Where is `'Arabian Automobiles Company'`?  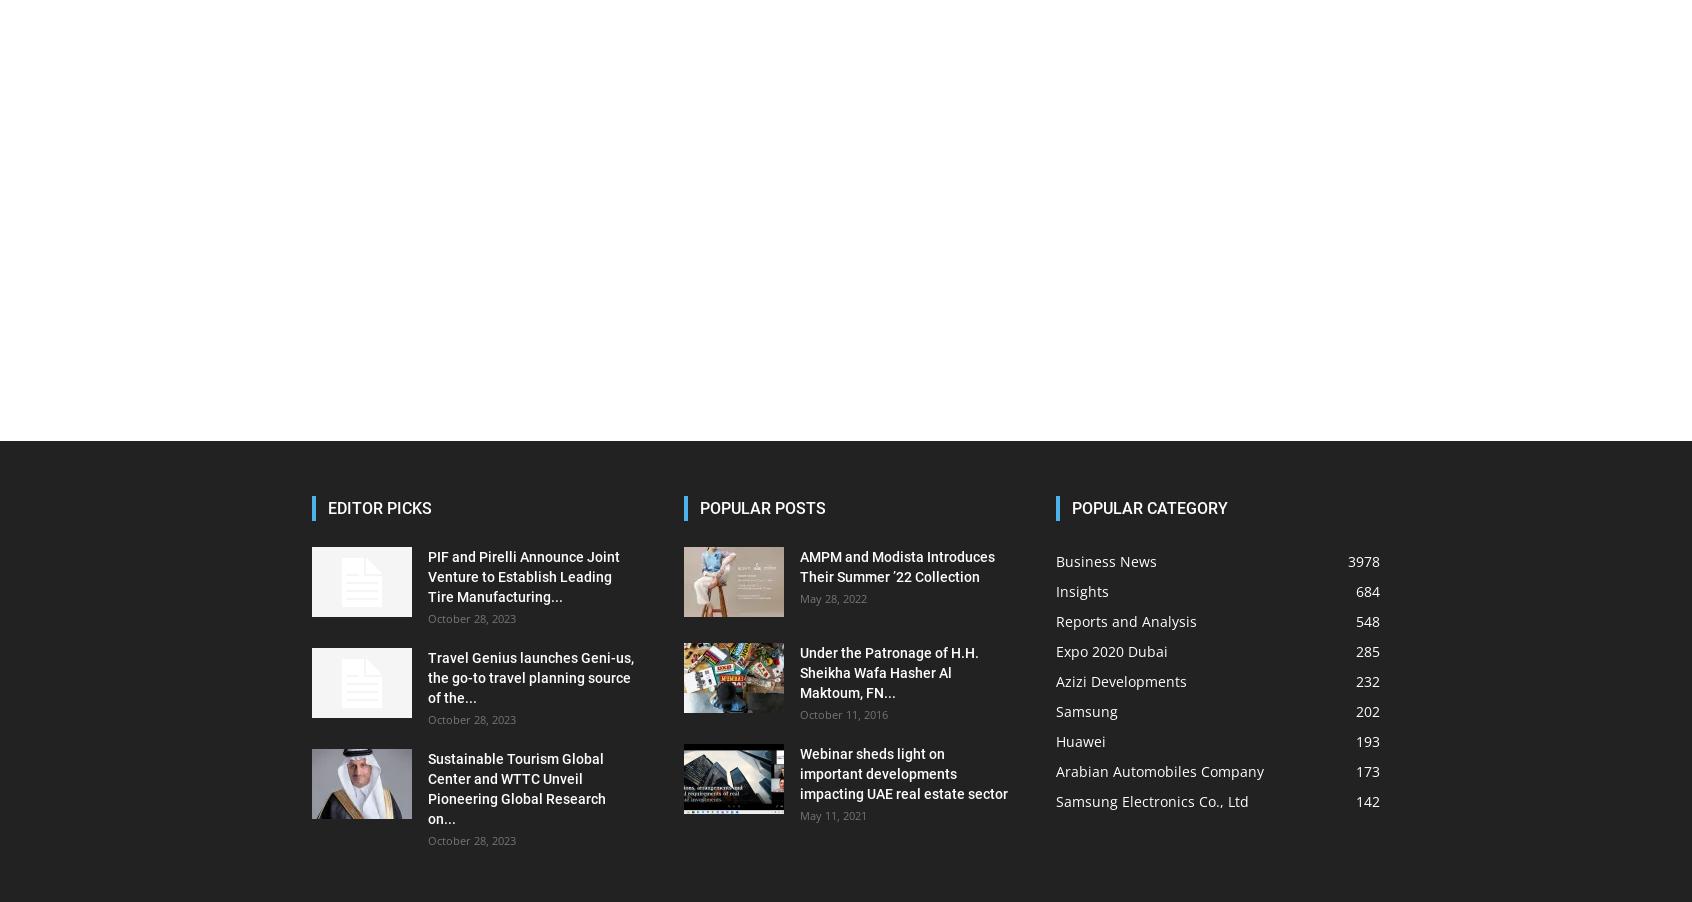 'Arabian Automobiles Company' is located at coordinates (1159, 770).